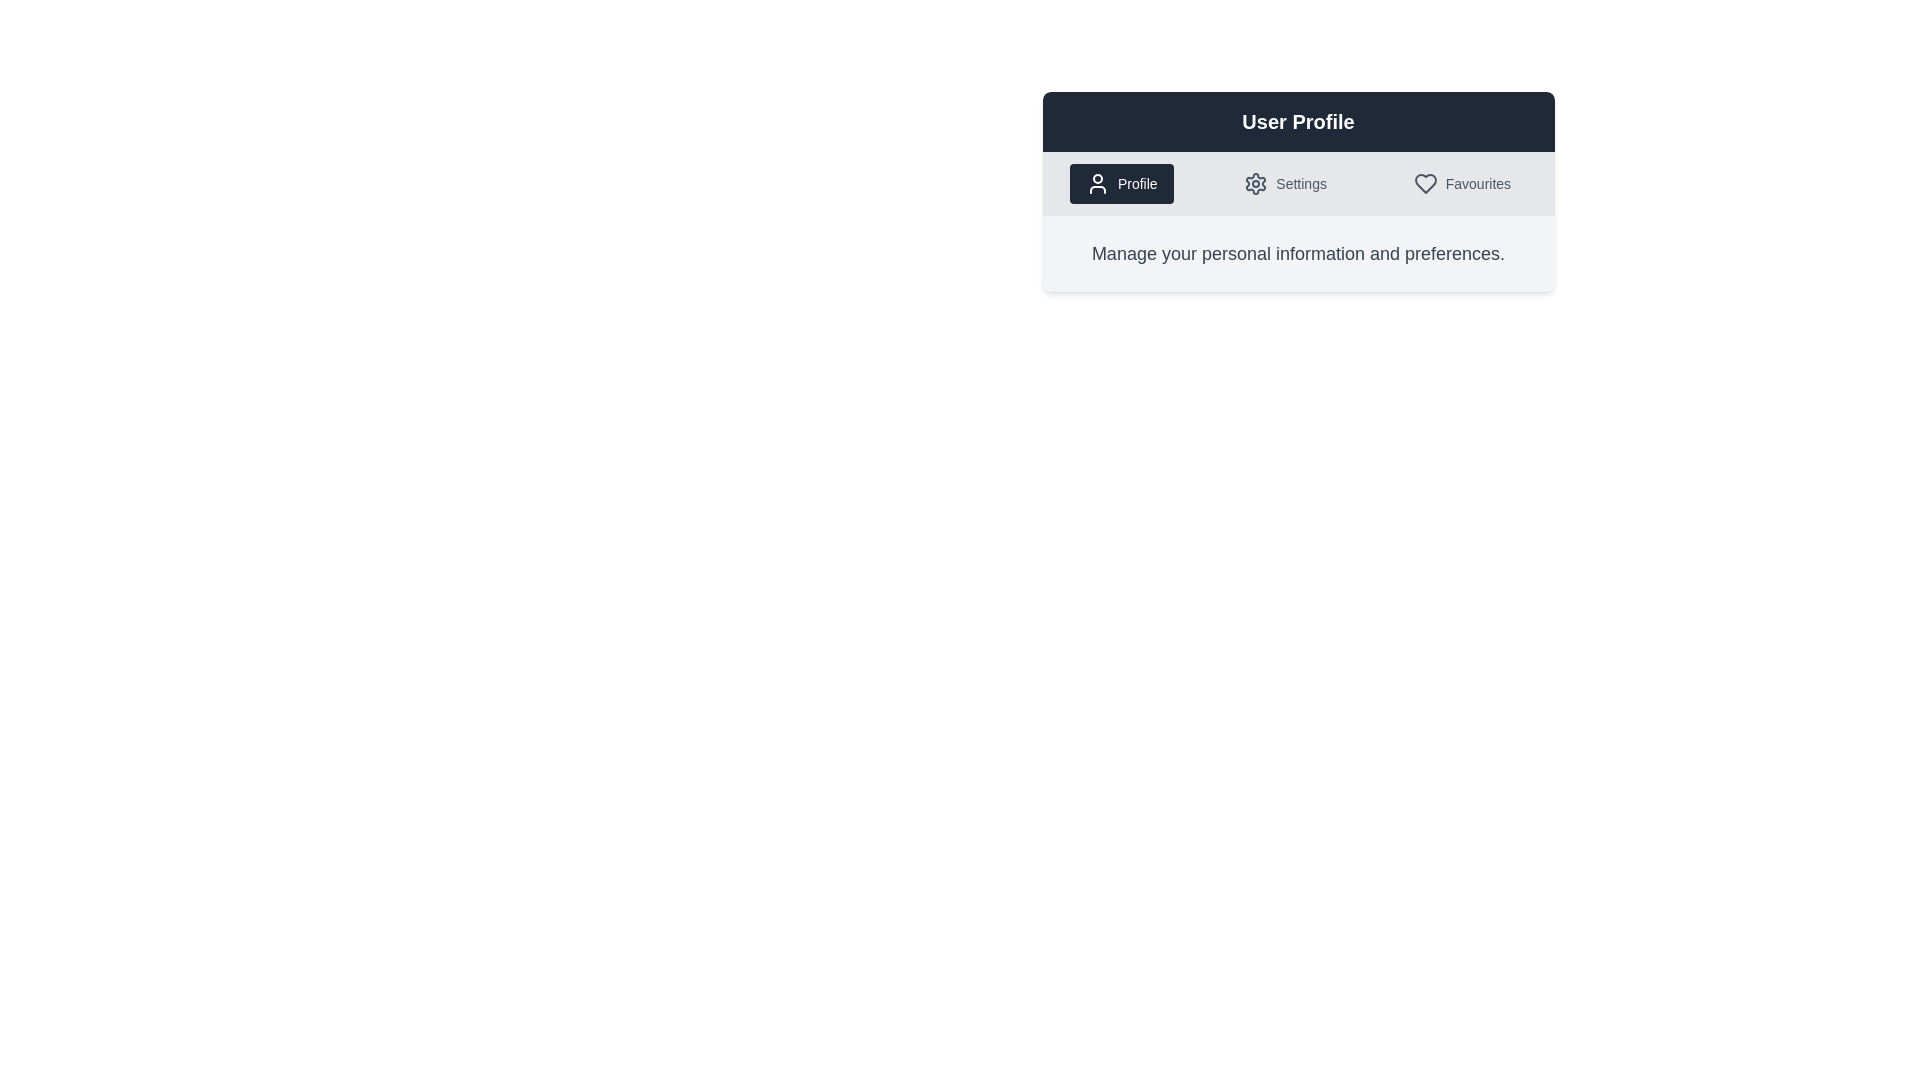 The height and width of the screenshot is (1080, 1920). Describe the element at coordinates (1121, 184) in the screenshot. I see `the Profile tab by clicking on it` at that location.